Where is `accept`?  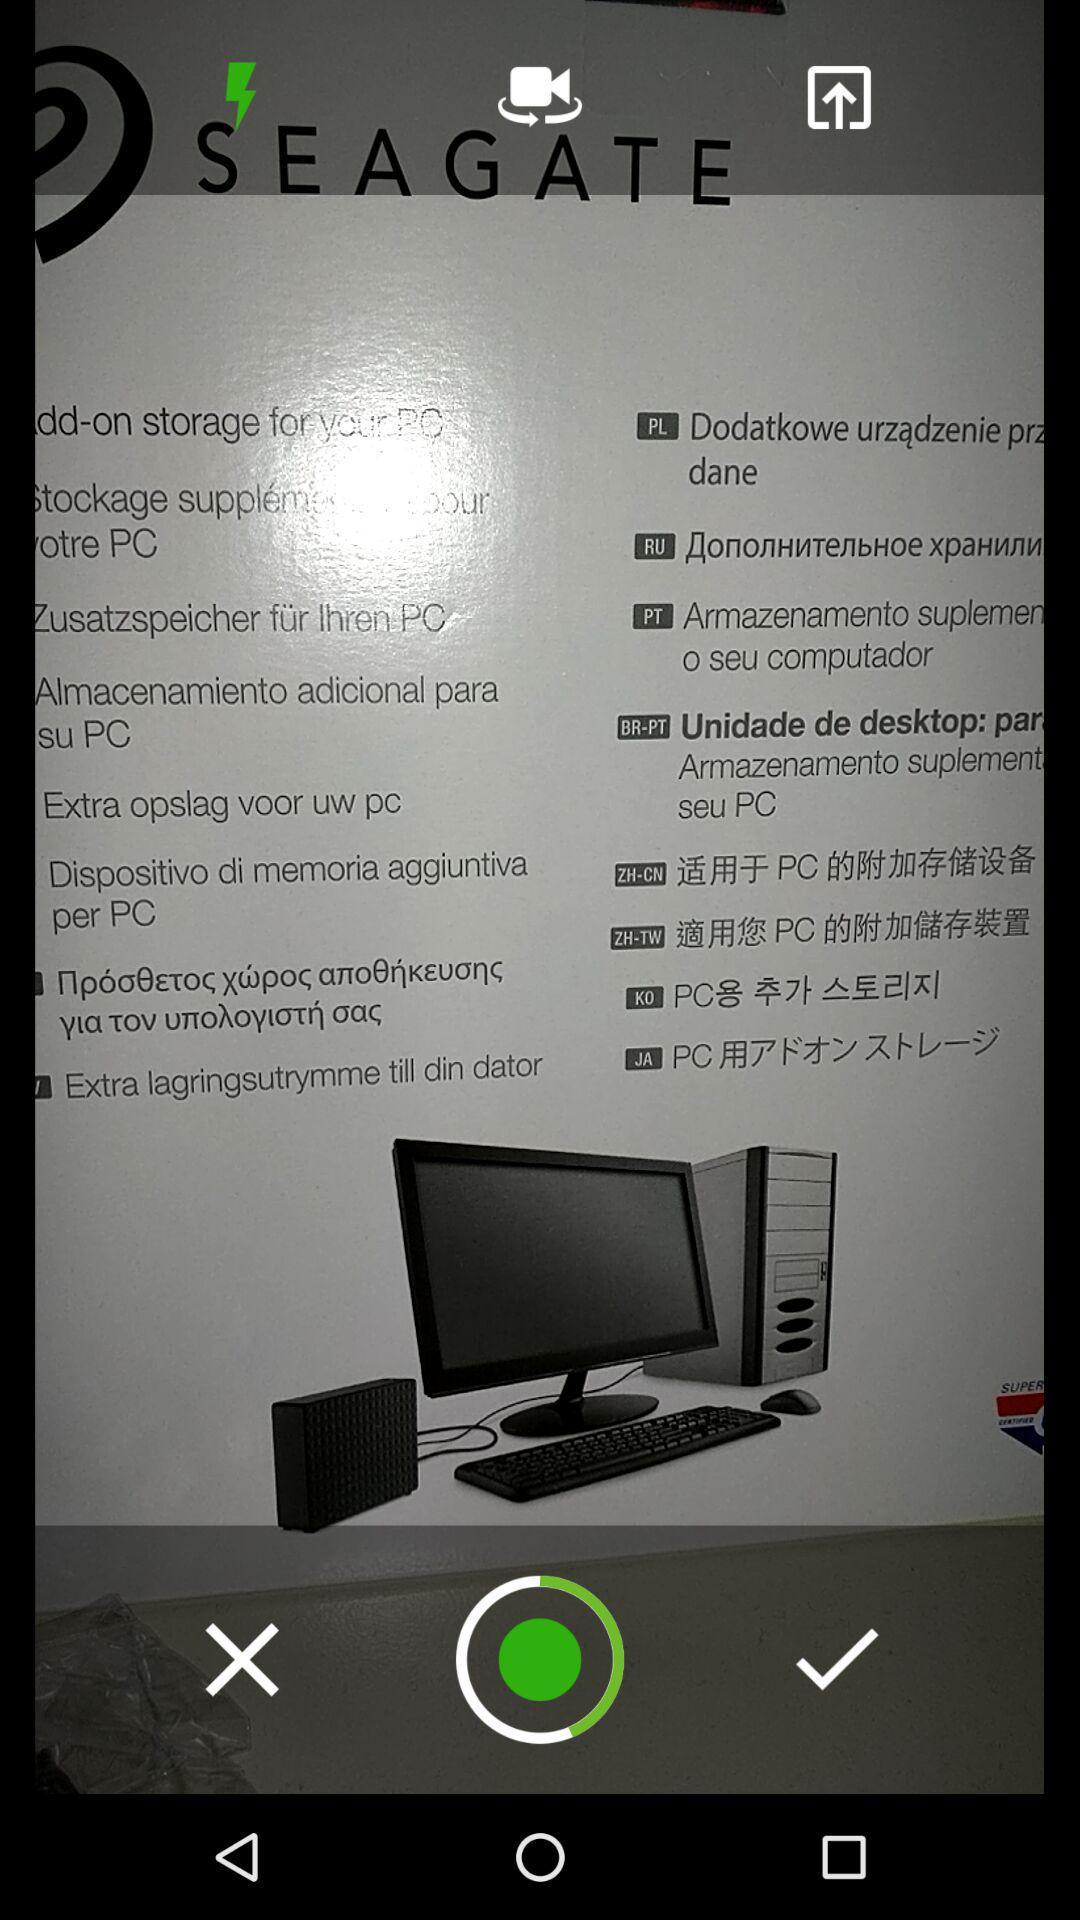 accept is located at coordinates (837, 1659).